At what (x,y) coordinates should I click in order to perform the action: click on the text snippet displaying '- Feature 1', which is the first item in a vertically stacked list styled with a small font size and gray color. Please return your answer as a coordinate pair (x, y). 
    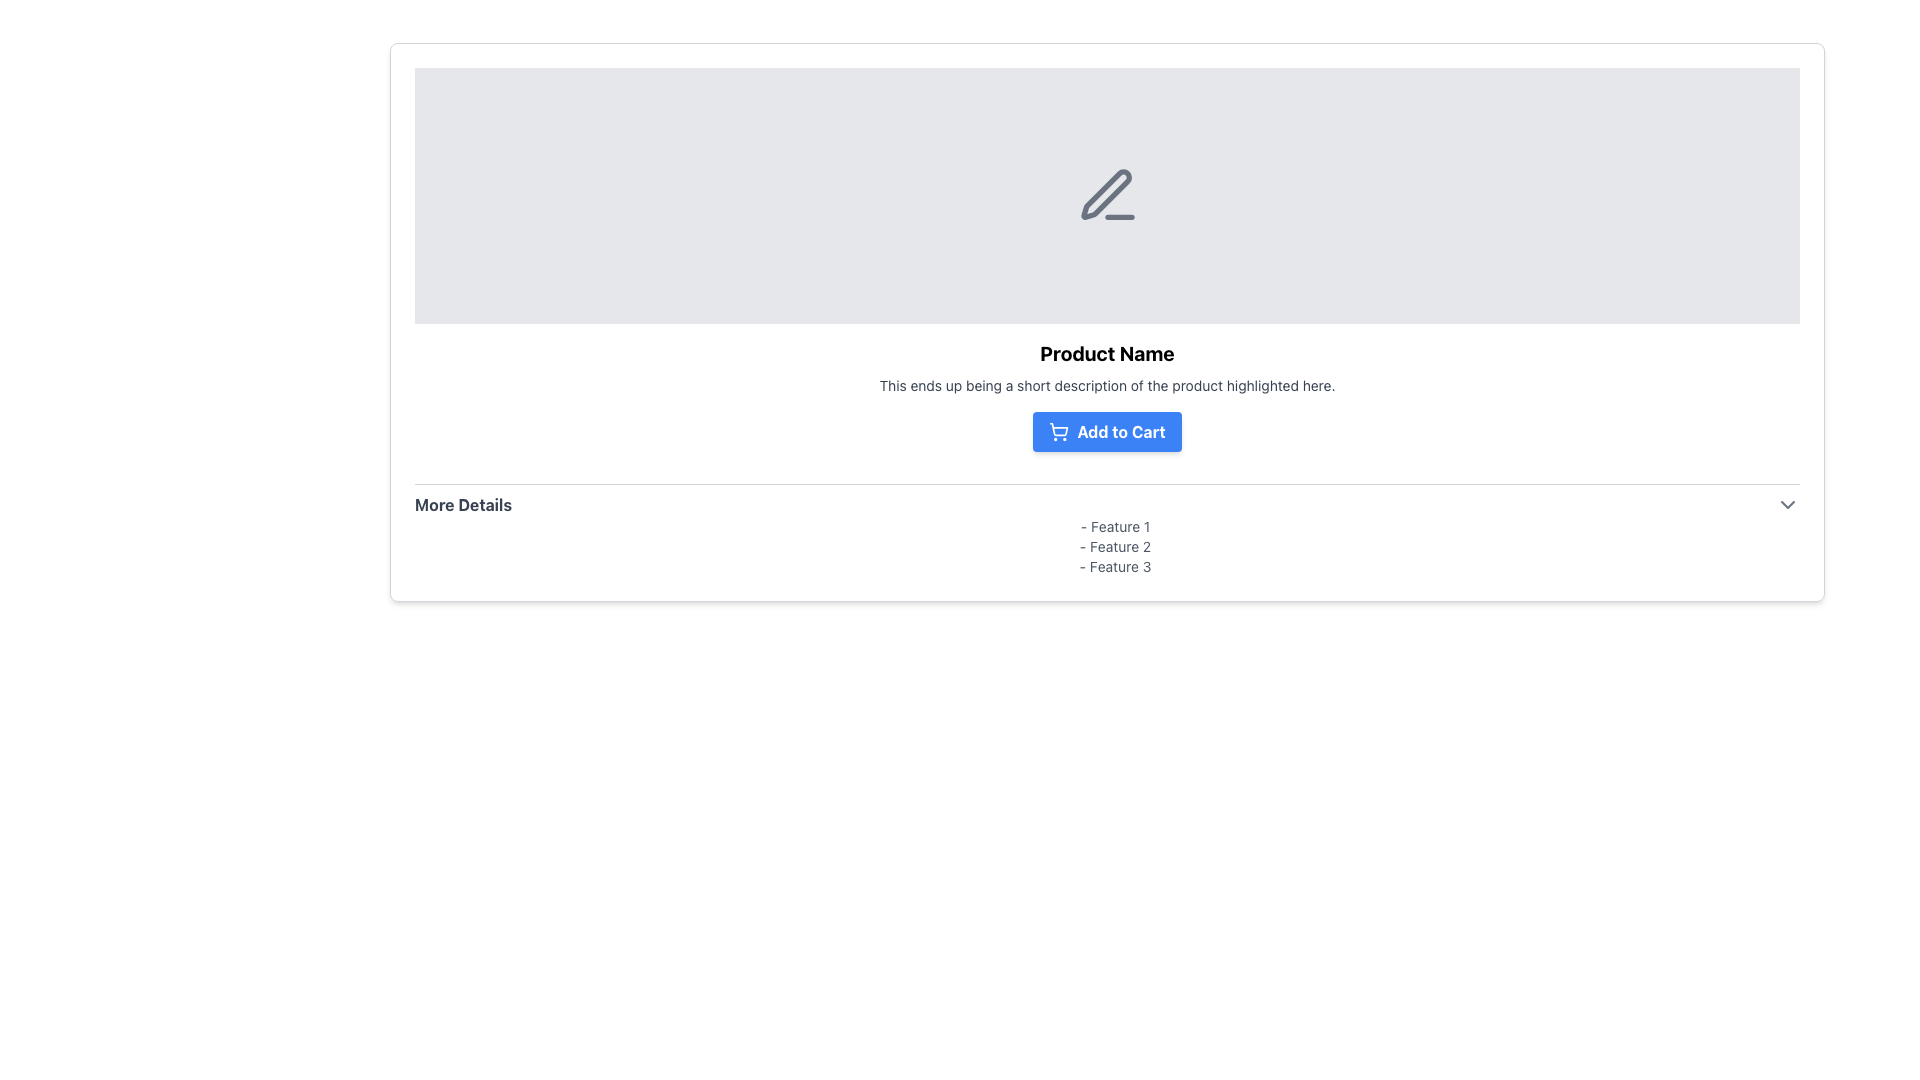
    Looking at the image, I should click on (1114, 526).